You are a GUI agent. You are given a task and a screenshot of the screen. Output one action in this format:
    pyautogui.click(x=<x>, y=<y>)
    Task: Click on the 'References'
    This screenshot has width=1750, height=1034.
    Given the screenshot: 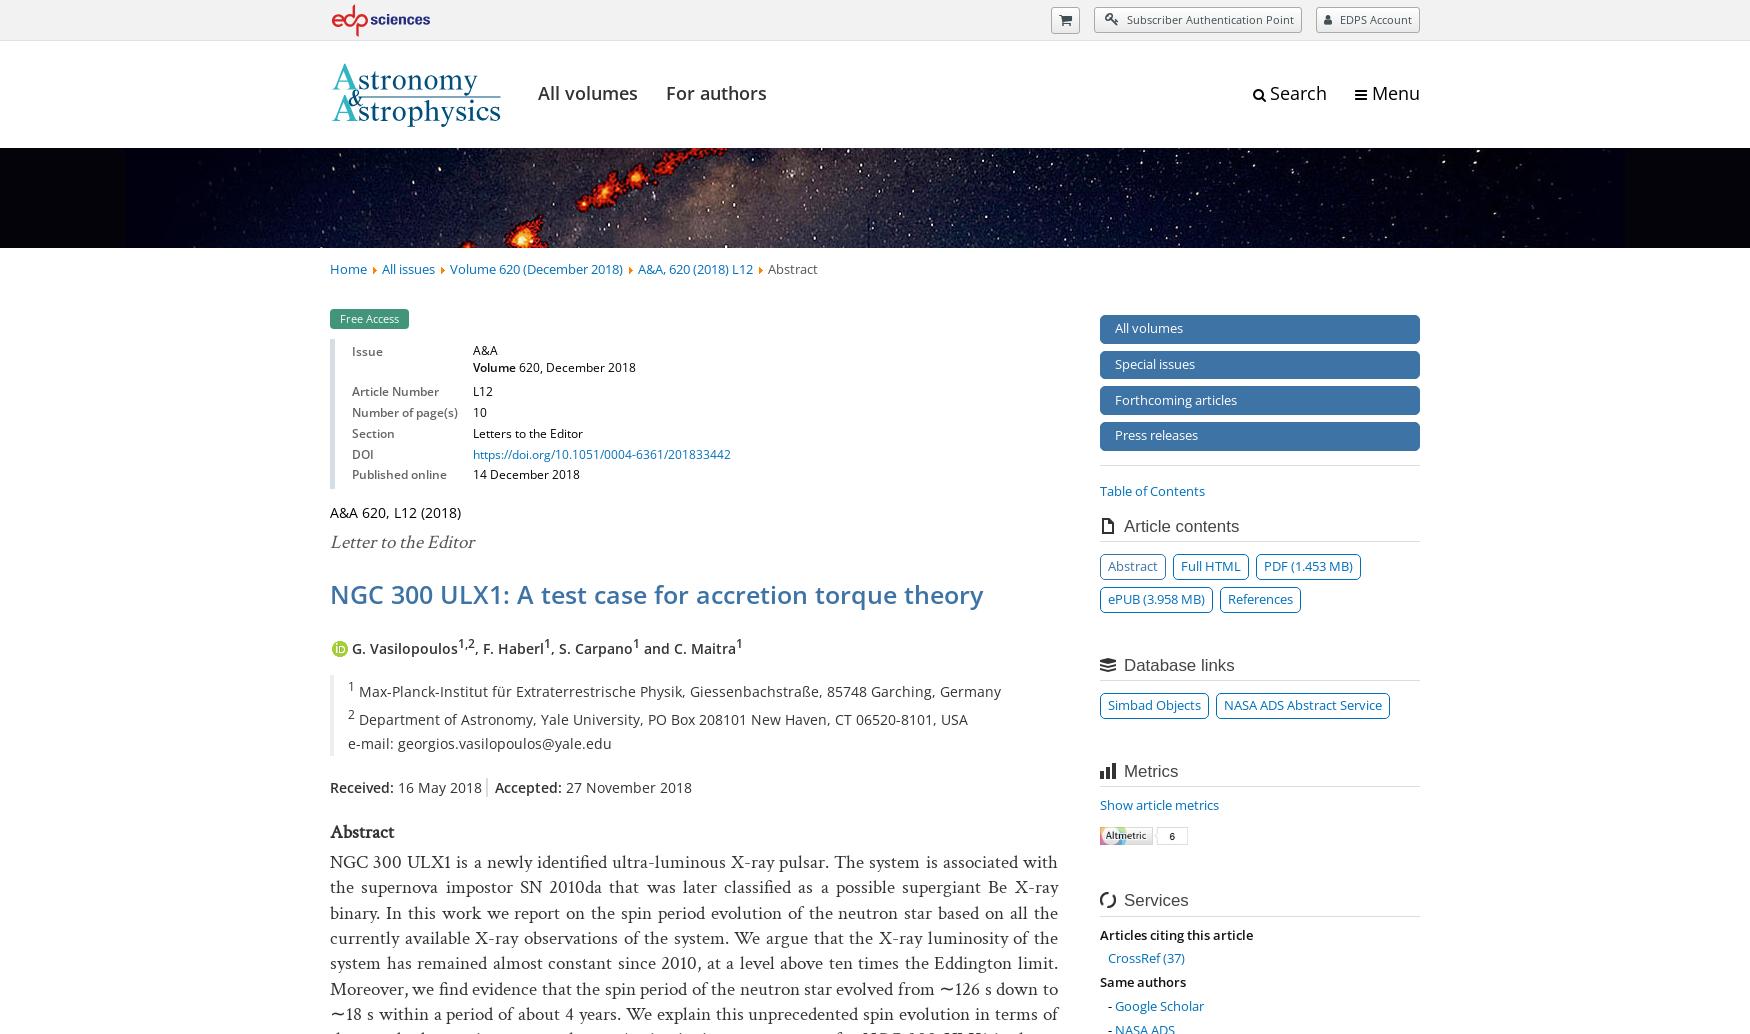 What is the action you would take?
    pyautogui.click(x=1259, y=597)
    